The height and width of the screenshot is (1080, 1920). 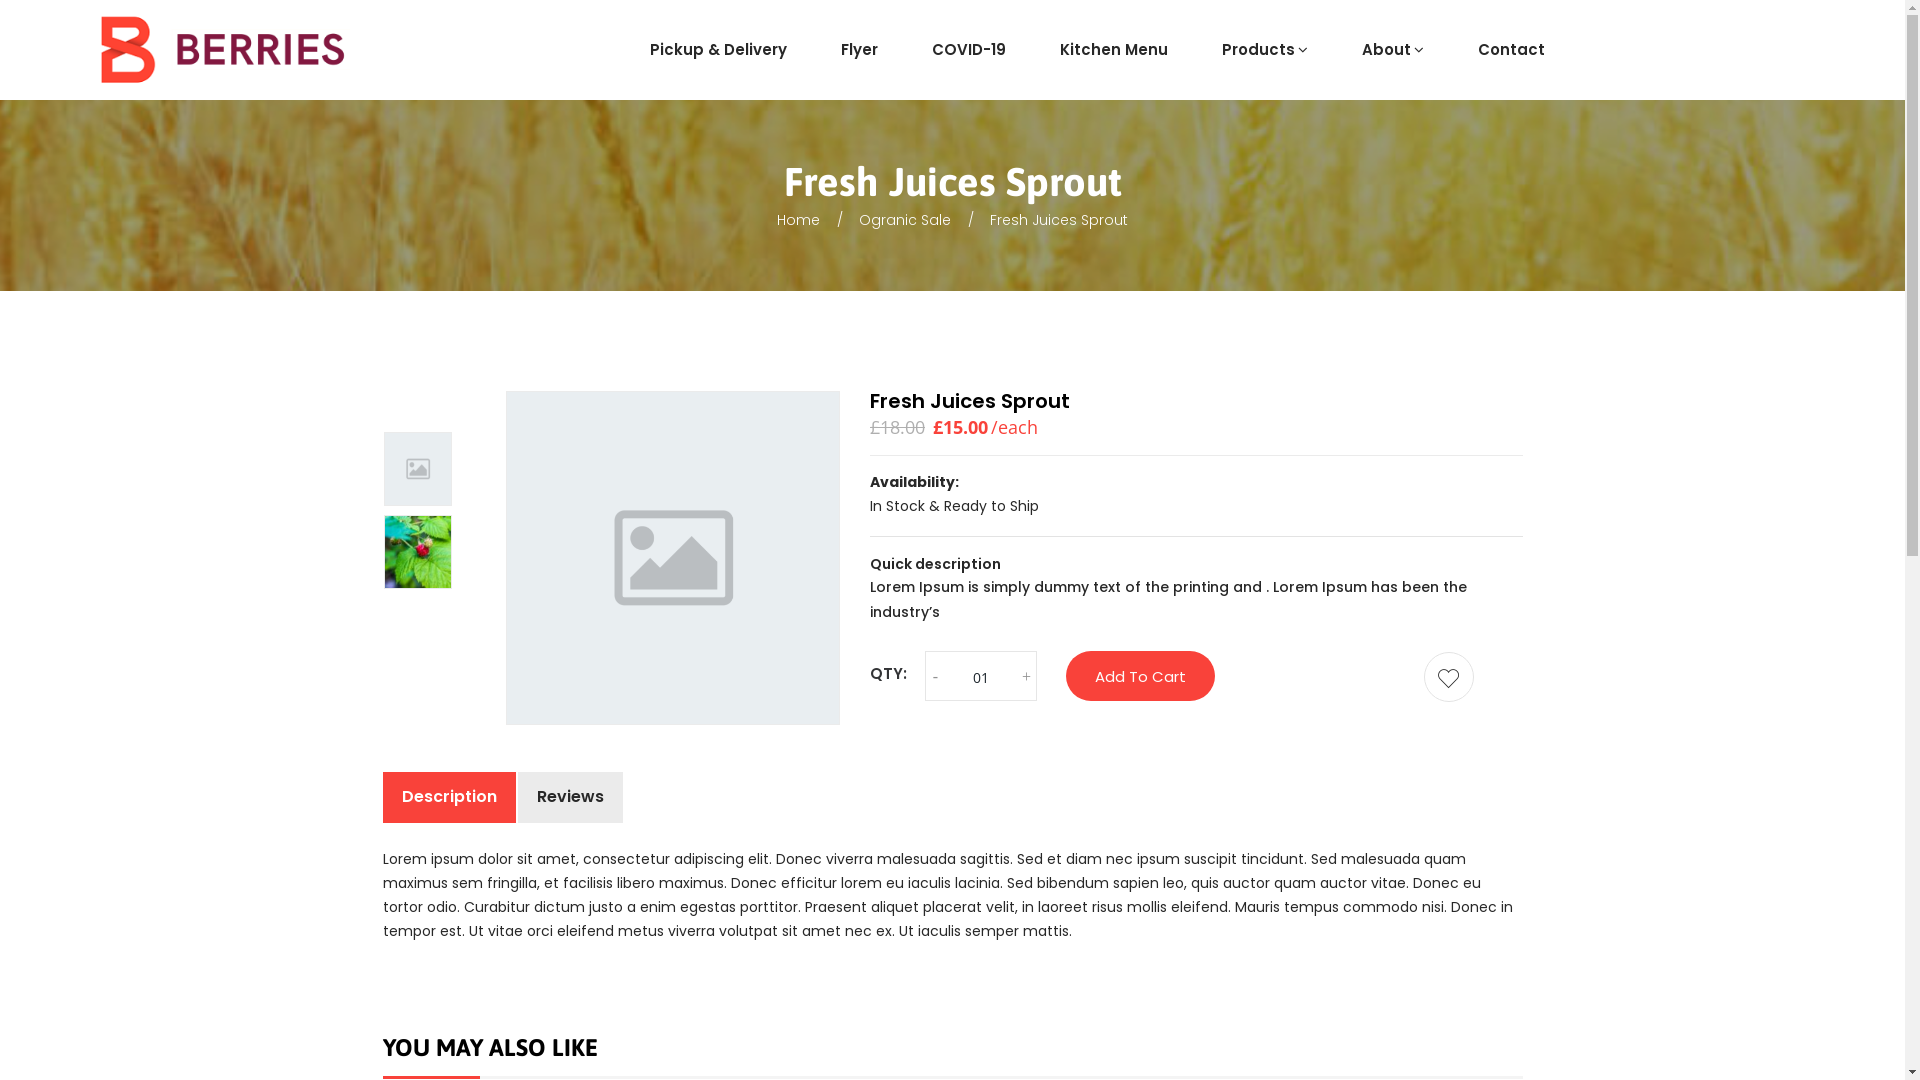 I want to click on 'Kitchen Menu', so click(x=1112, y=49).